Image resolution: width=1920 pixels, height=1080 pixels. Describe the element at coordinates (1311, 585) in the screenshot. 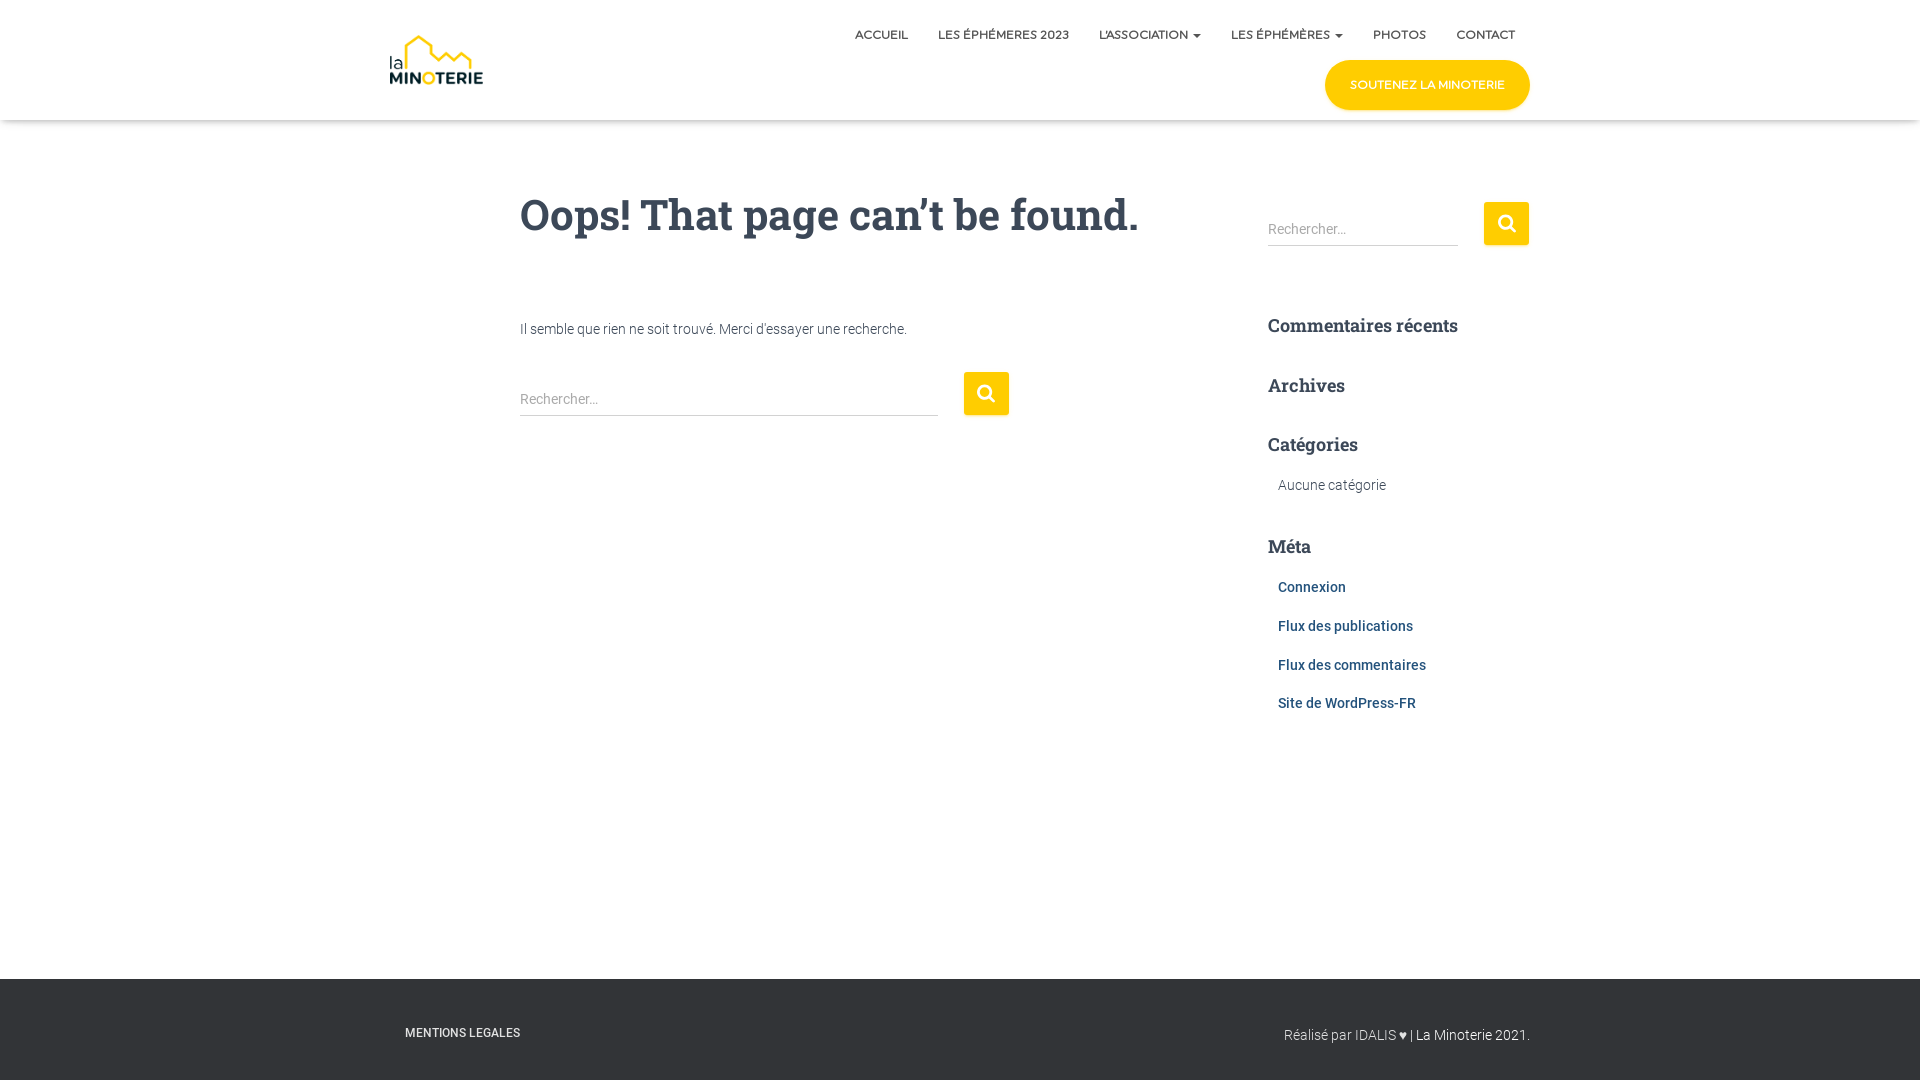

I see `'Connexion'` at that location.